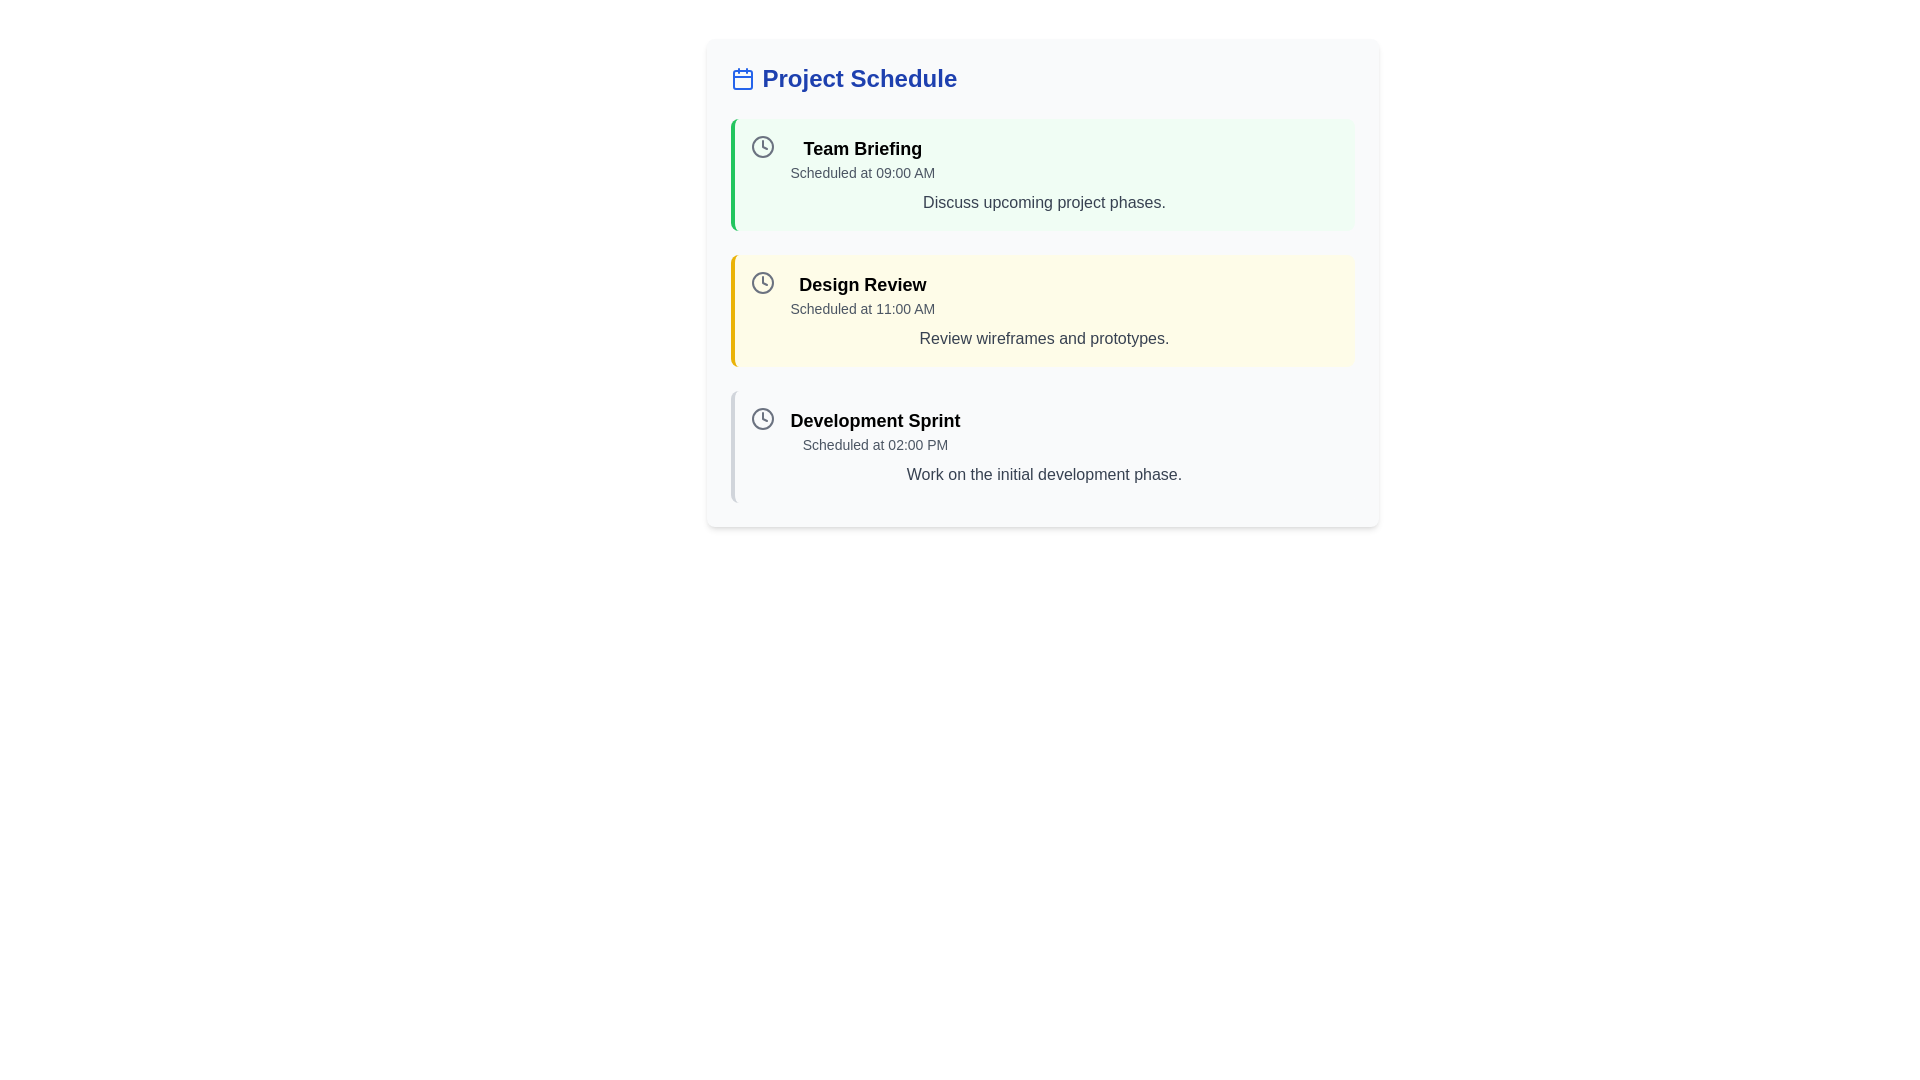  What do you see at coordinates (1041, 173) in the screenshot?
I see `the 'Team Briefing' information card, which is the first item in the list of scheduled events, providing details about the event time and purpose` at bounding box center [1041, 173].